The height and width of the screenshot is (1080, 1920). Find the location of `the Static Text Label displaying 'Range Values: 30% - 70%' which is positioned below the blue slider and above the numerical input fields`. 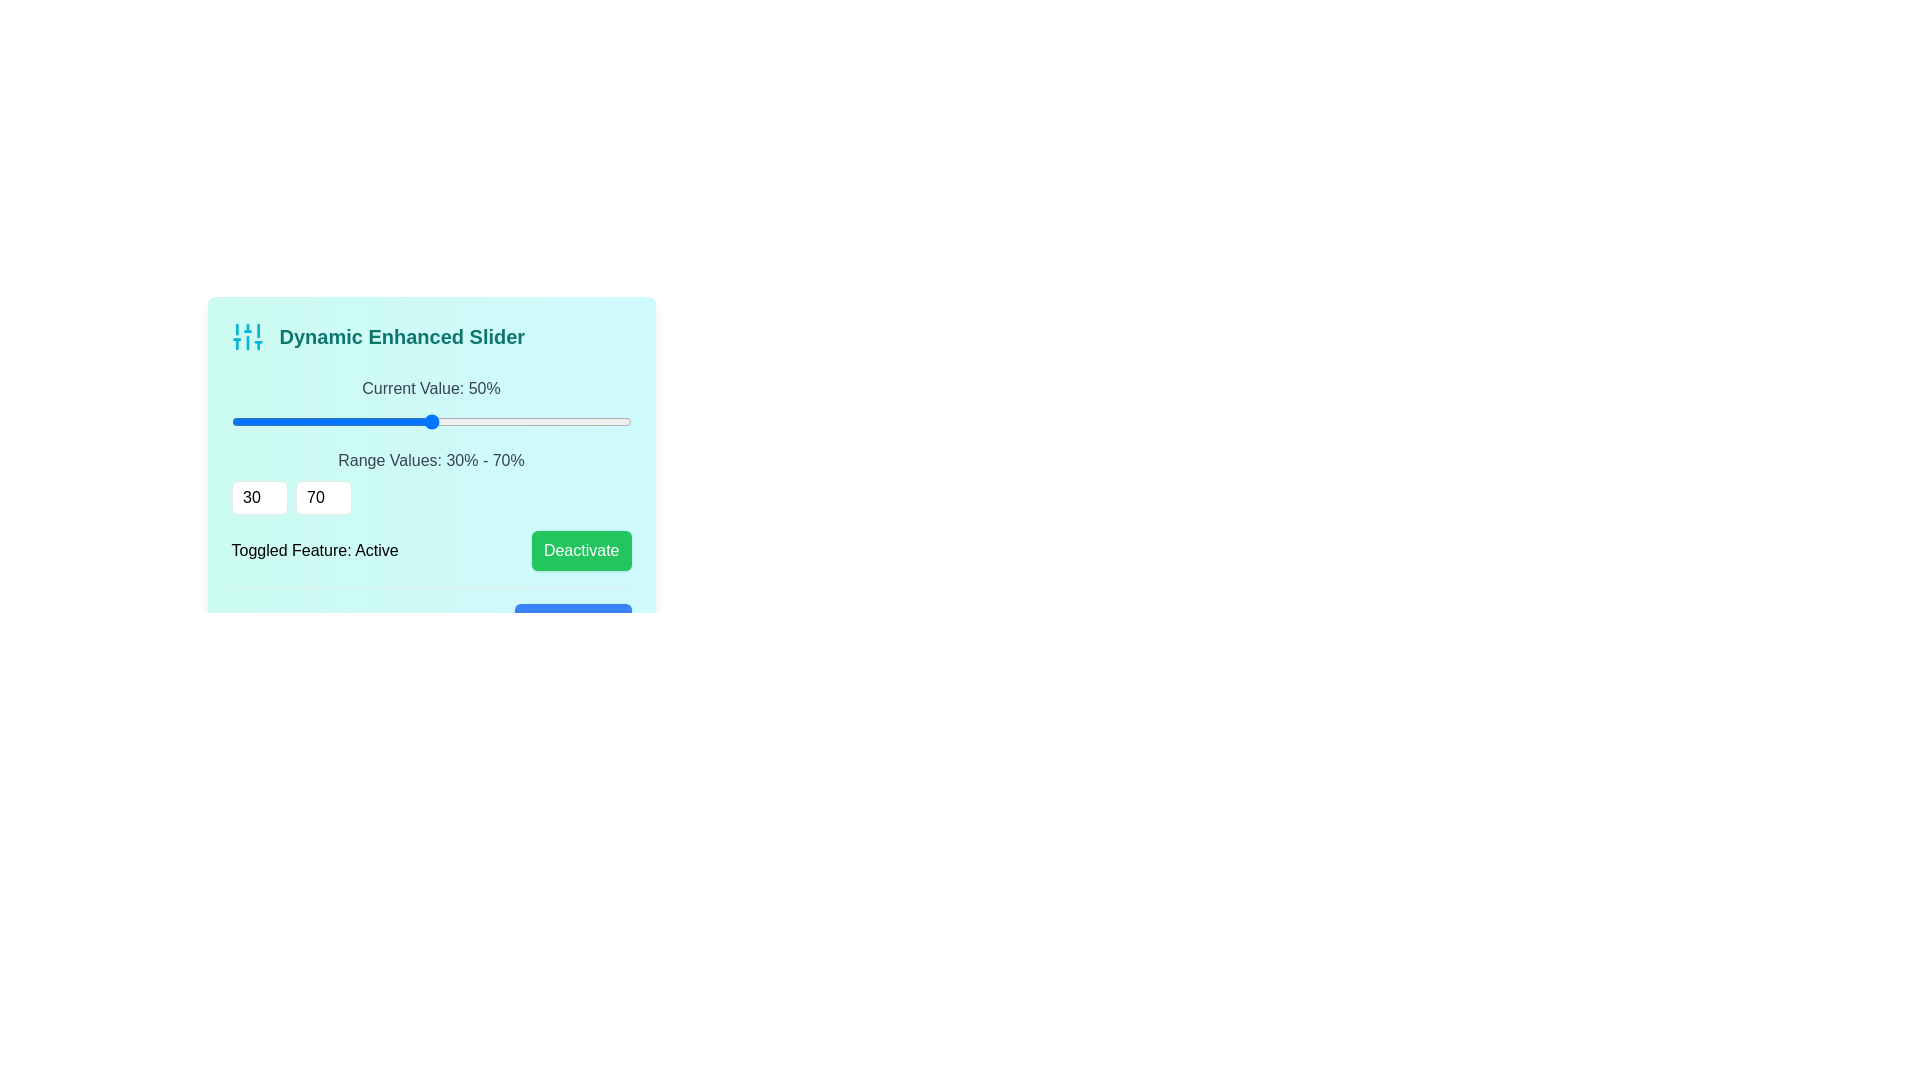

the Static Text Label displaying 'Range Values: 30% - 70%' which is positioned below the blue slider and above the numerical input fields is located at coordinates (430, 461).